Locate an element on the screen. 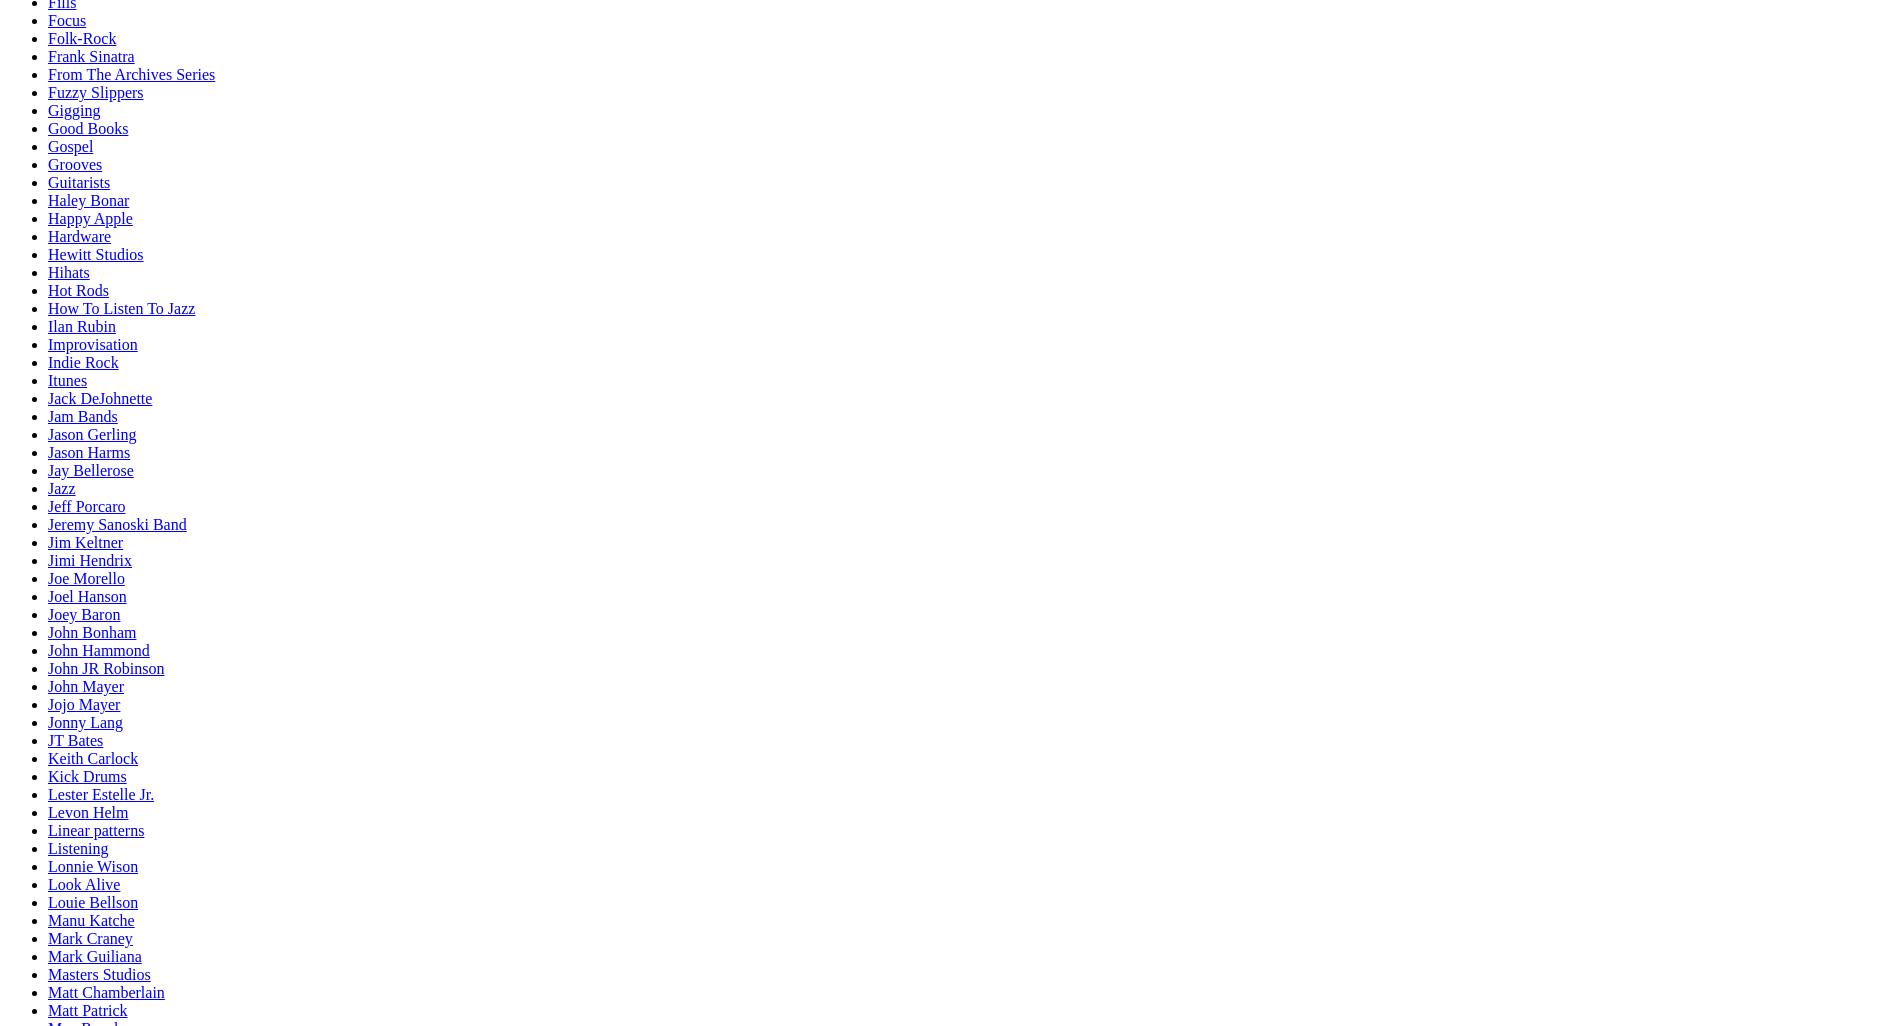  'Joe Morello' is located at coordinates (86, 577).